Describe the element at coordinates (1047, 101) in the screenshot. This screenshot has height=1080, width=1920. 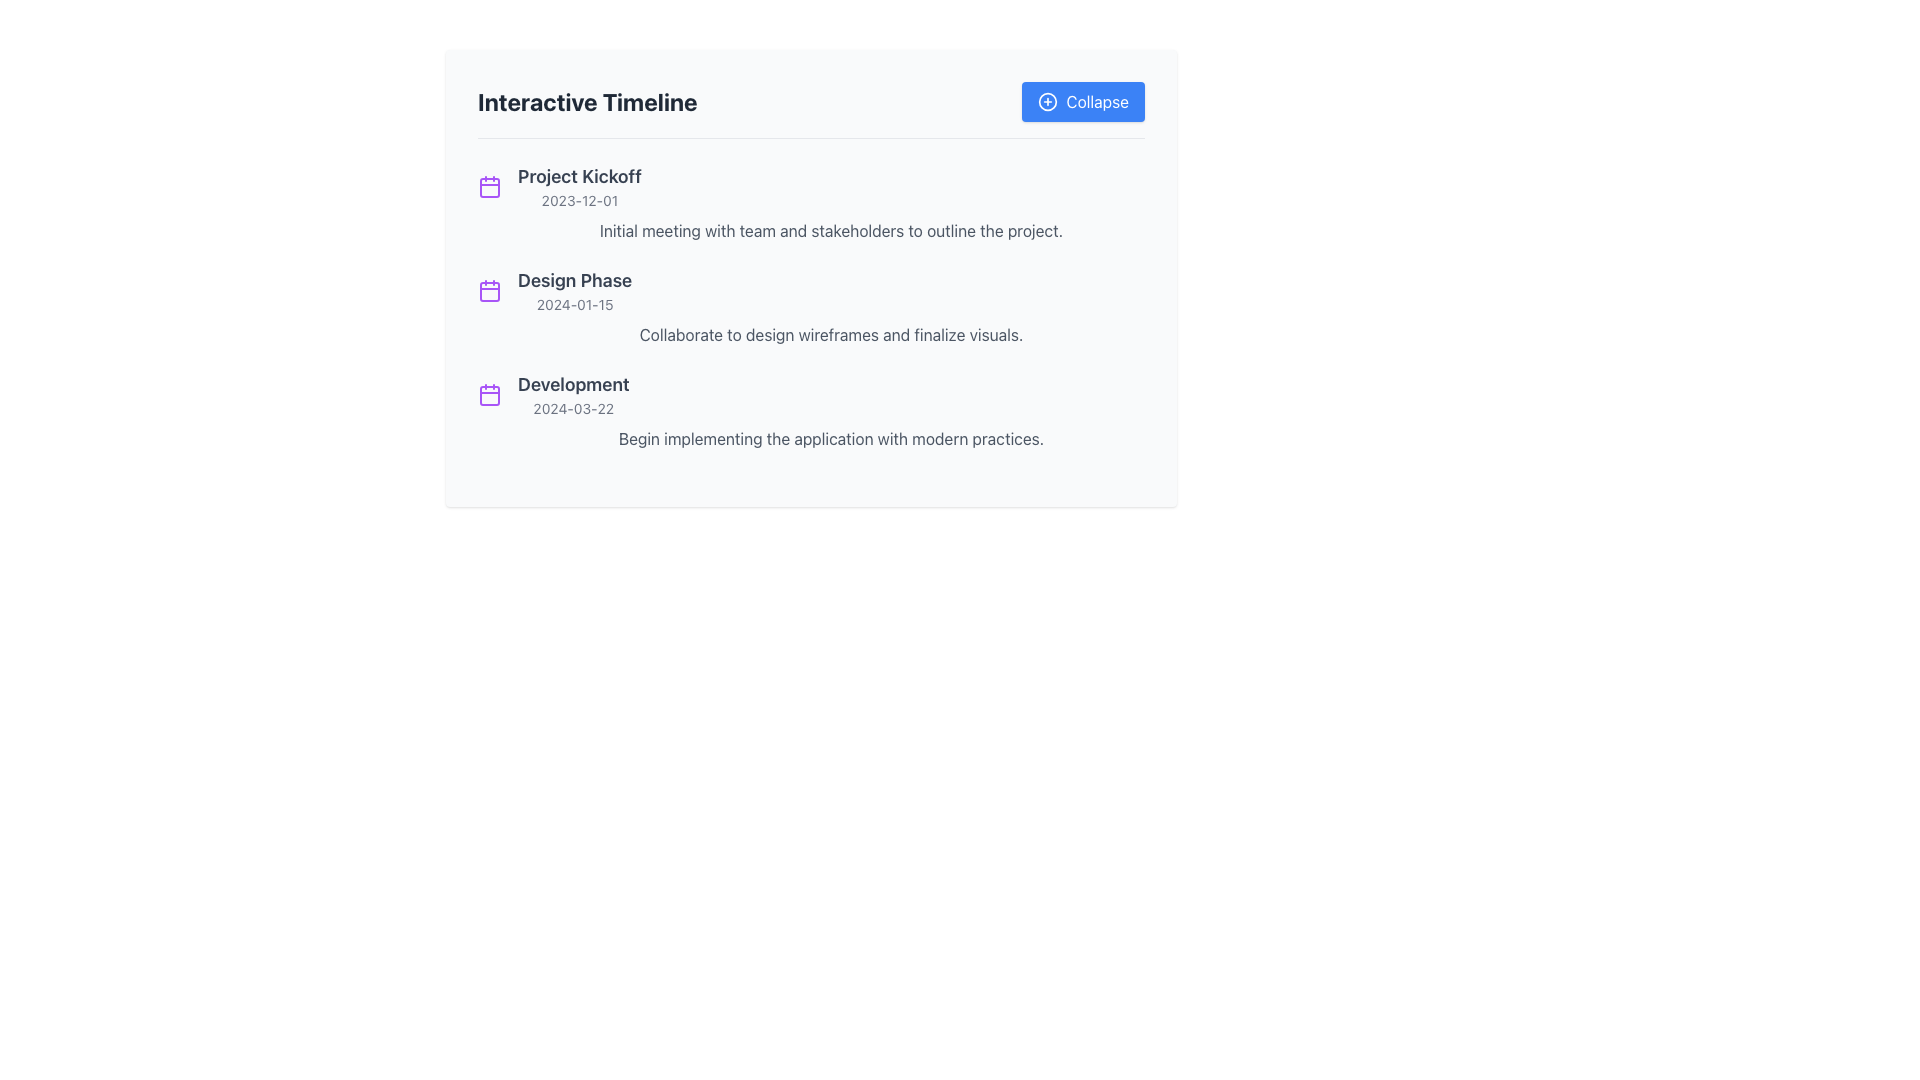
I see `the circular component of the plus icon located in the top-right corner of the 'Interactive Timeline' header, which is used for expanding or collapsing the associated panel` at that location.